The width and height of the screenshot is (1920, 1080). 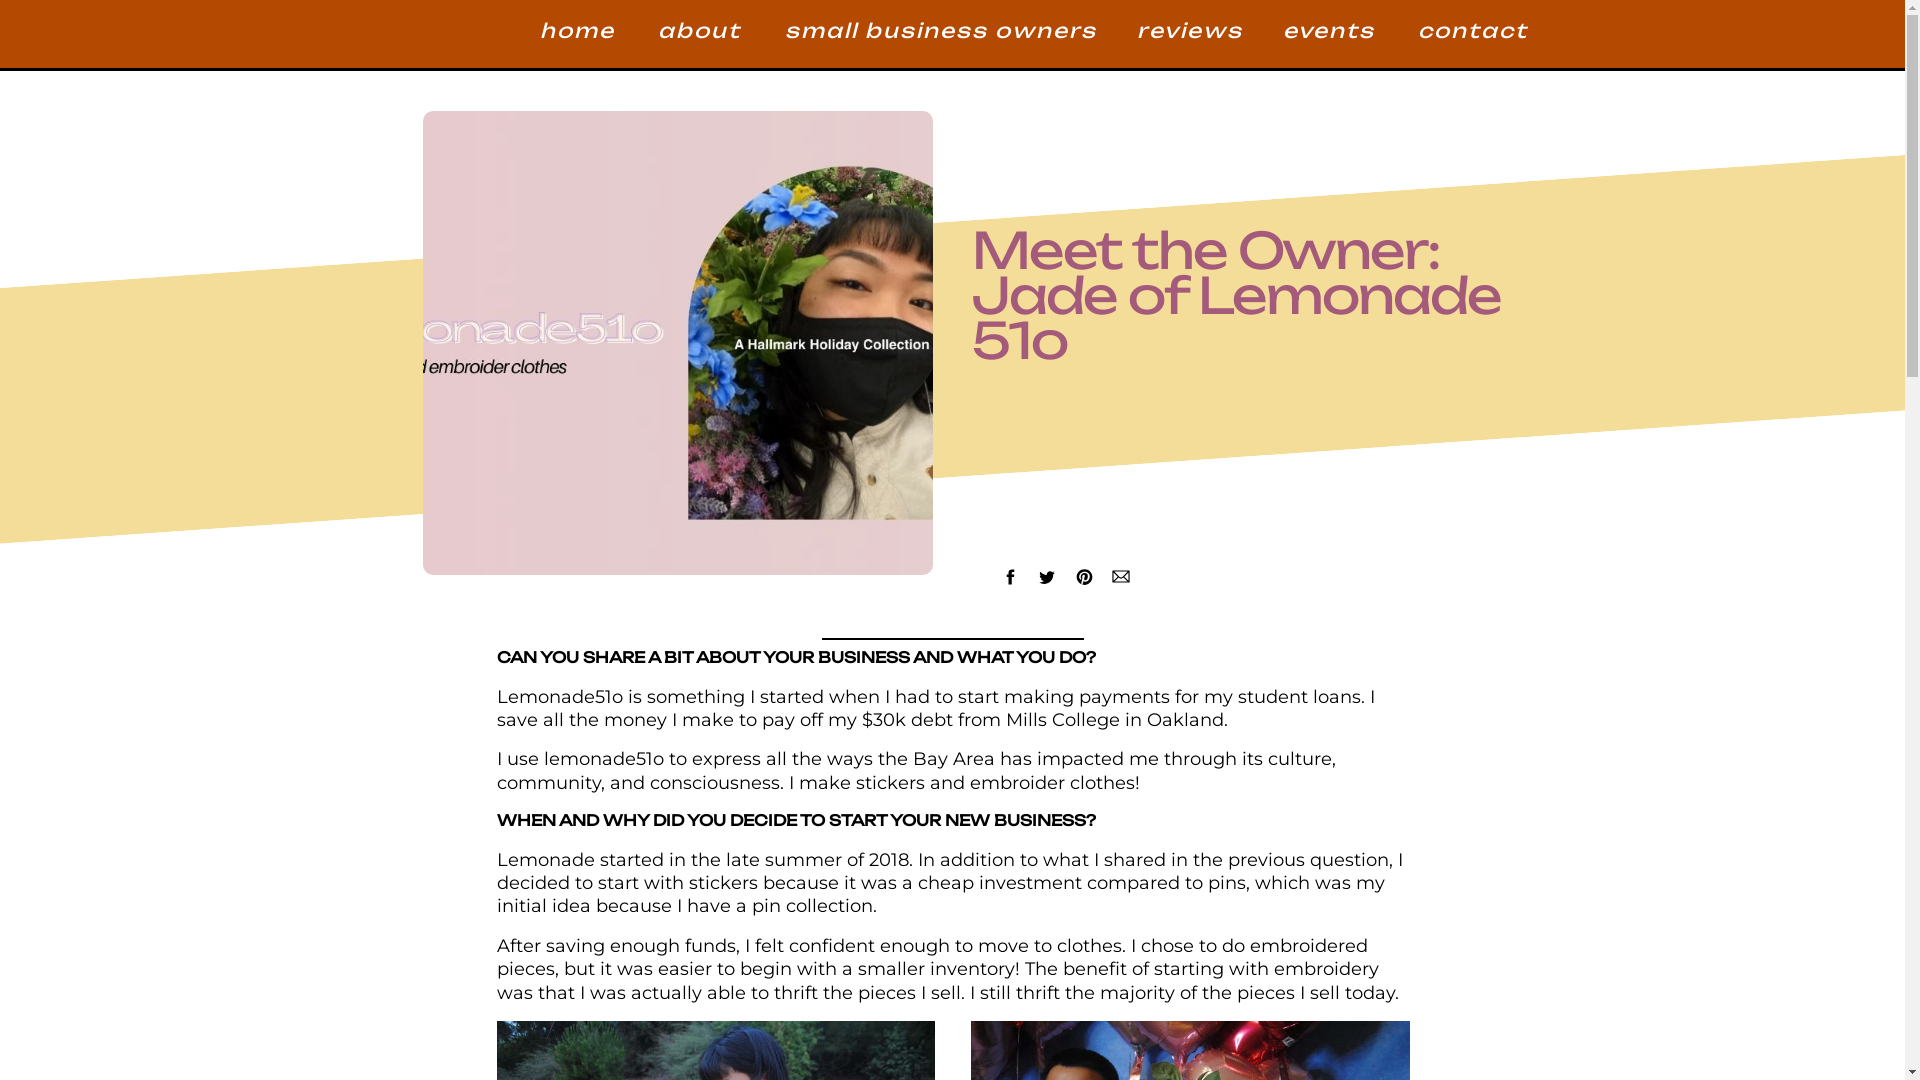 I want to click on 'contact', so click(x=1468, y=35).